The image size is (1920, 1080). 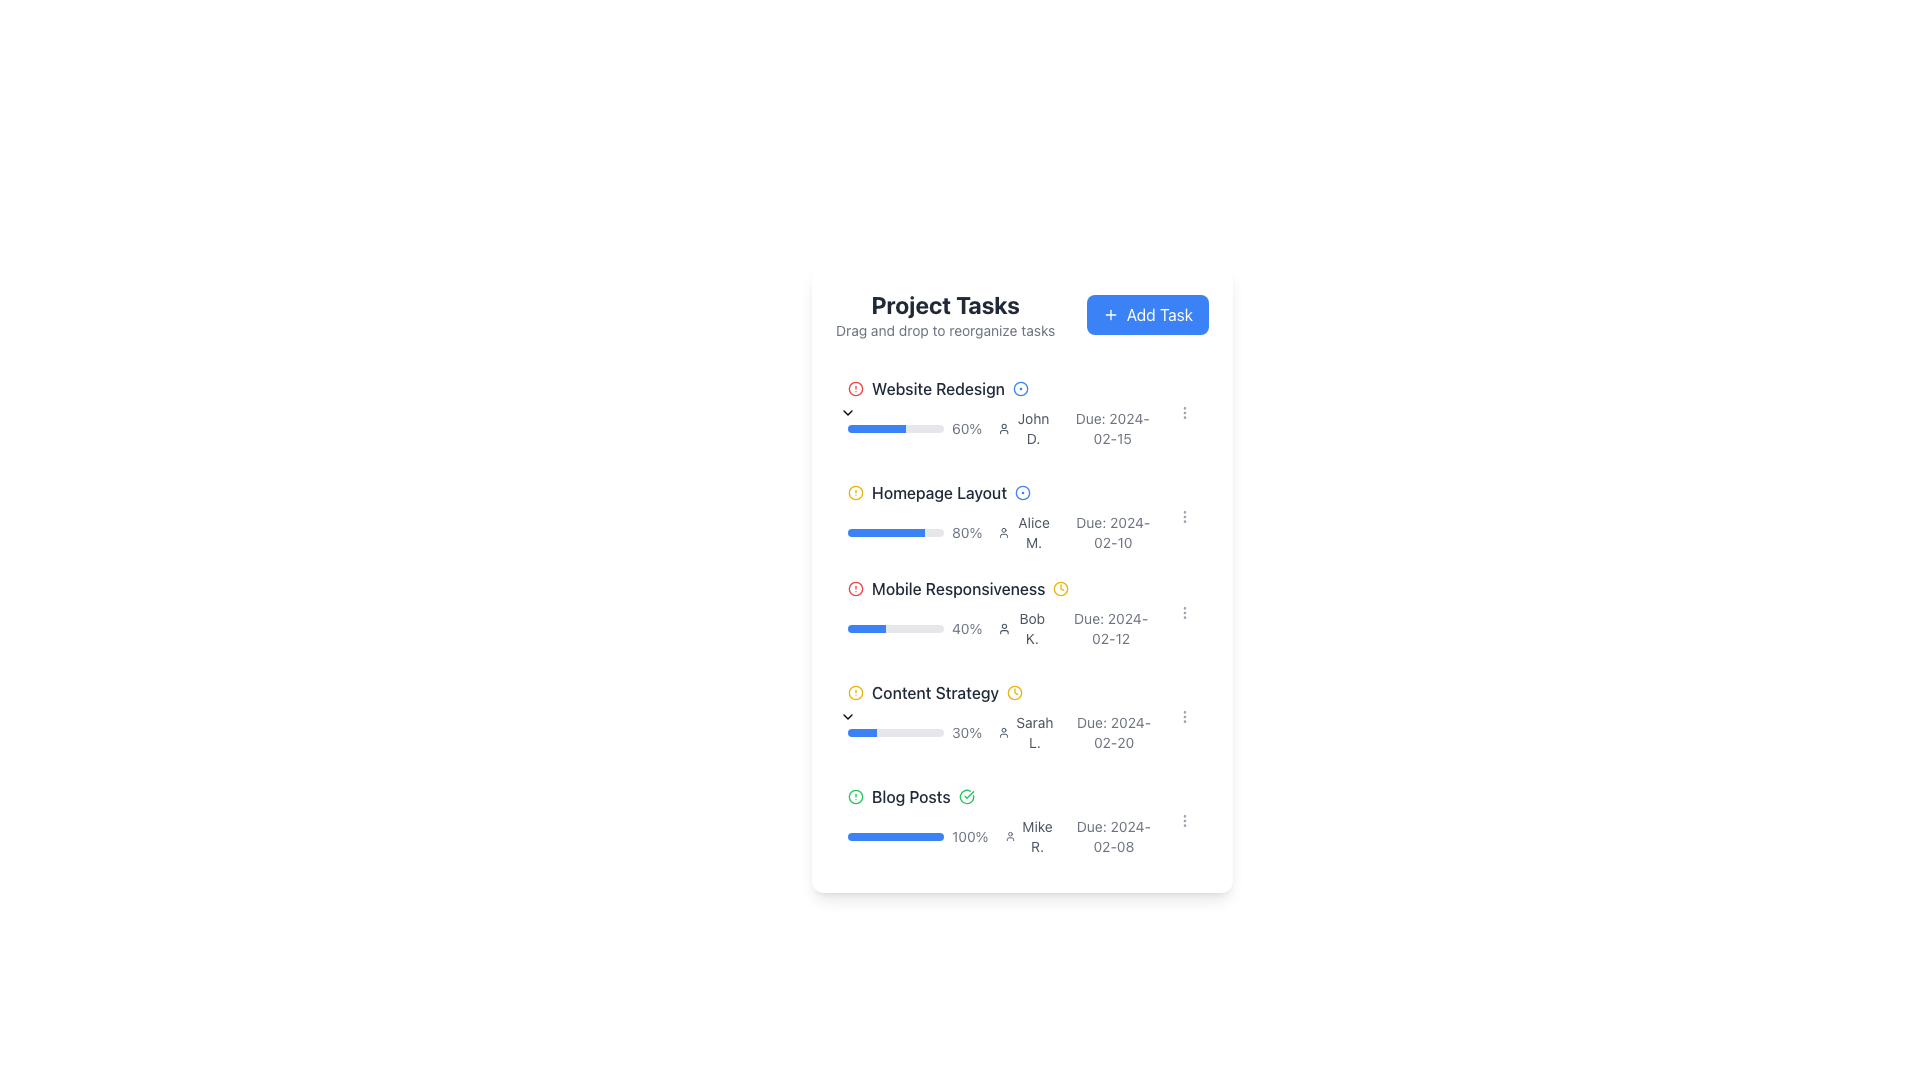 I want to click on the Information Display Panel displaying a progress bar for 'Sarah L.' with a due date of '2024-02-20', located in the middle-right of its containing card, so click(x=1002, y=732).